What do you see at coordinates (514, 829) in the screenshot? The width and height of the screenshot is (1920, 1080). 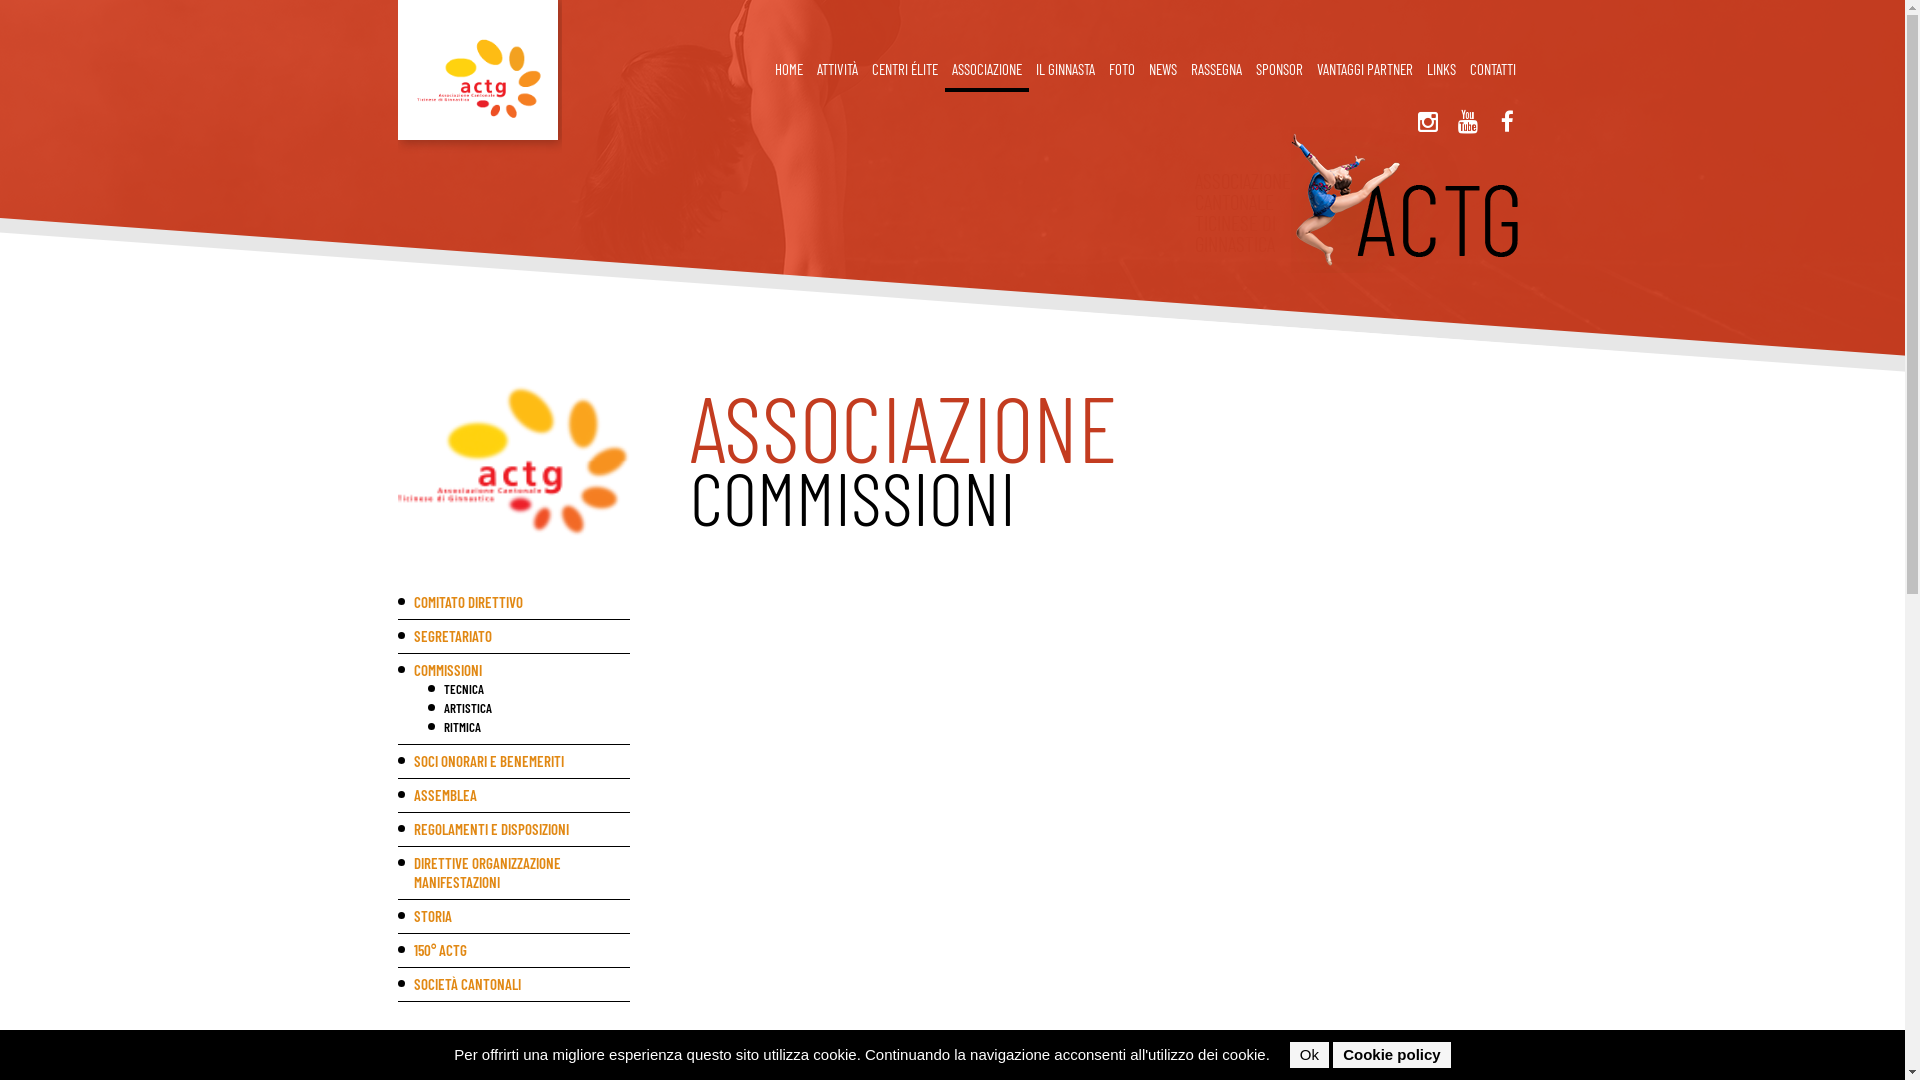 I see `'REGOLAMENTI E DISPOSIZIONI'` at bounding box center [514, 829].